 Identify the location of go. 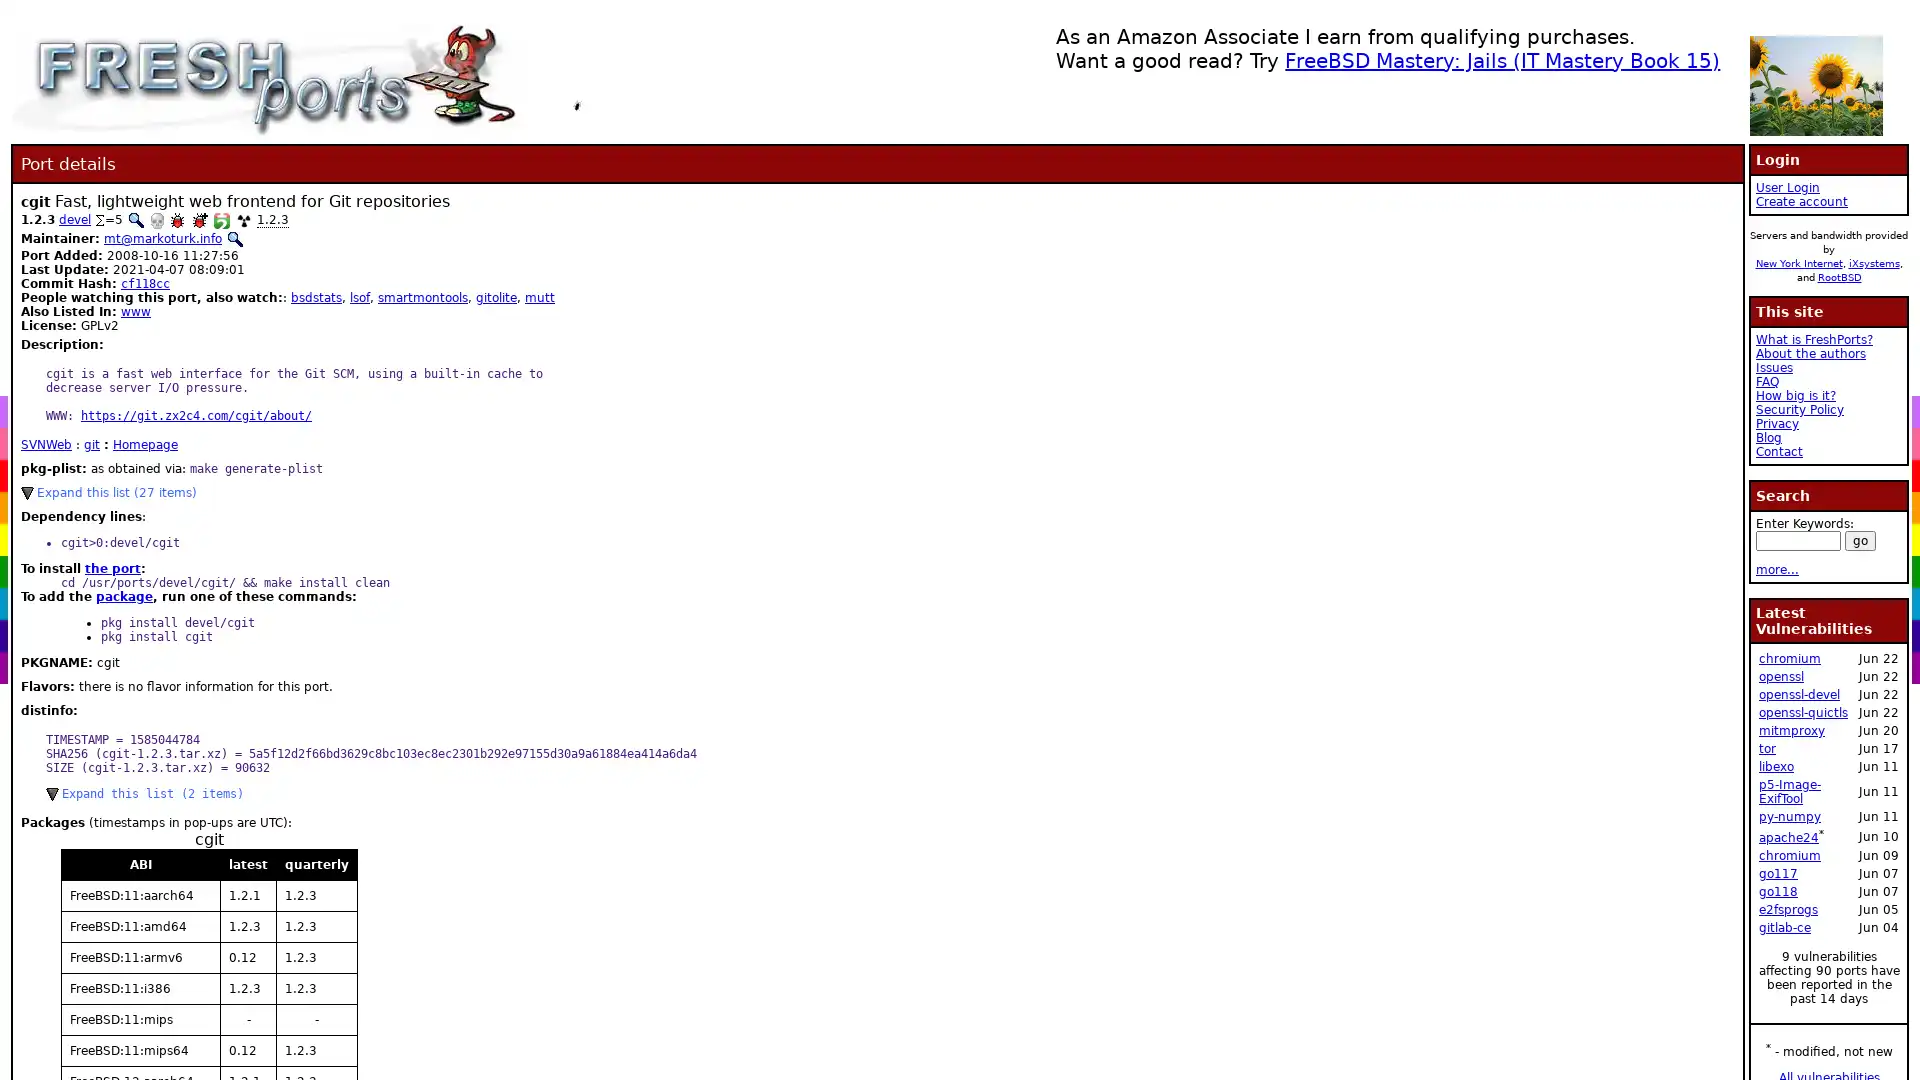
(1859, 540).